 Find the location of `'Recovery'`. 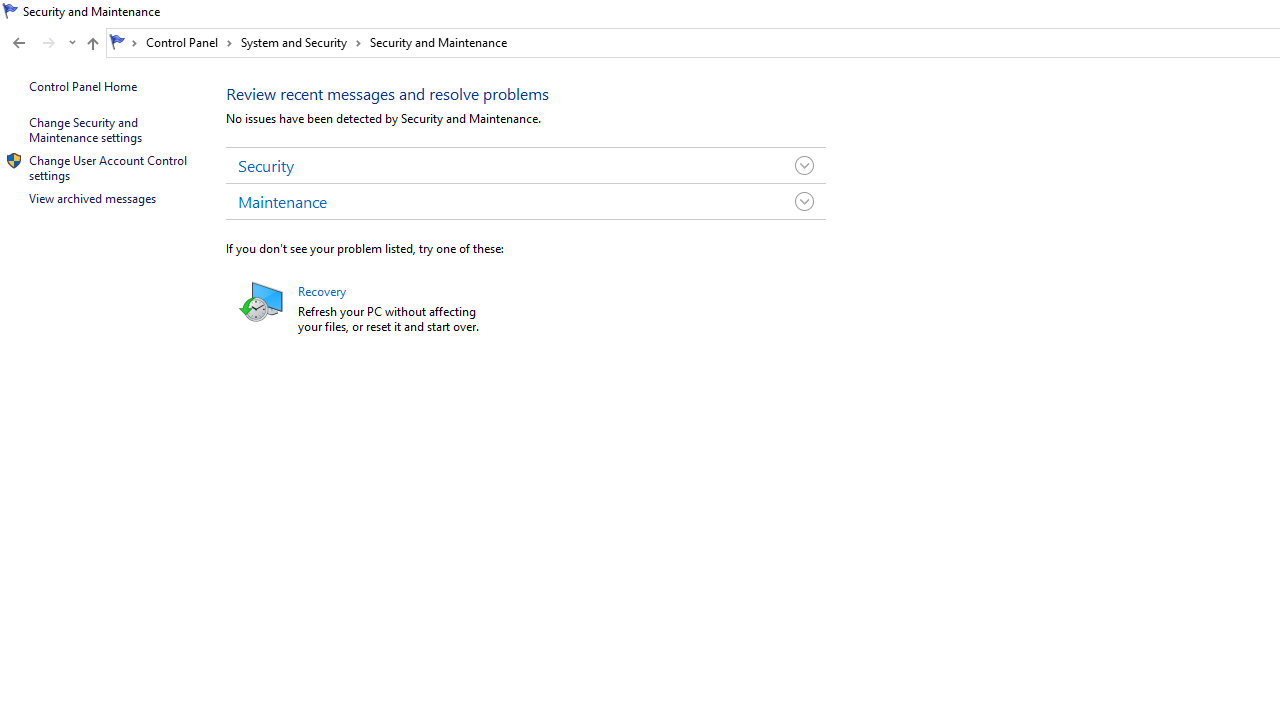

'Recovery' is located at coordinates (321, 291).